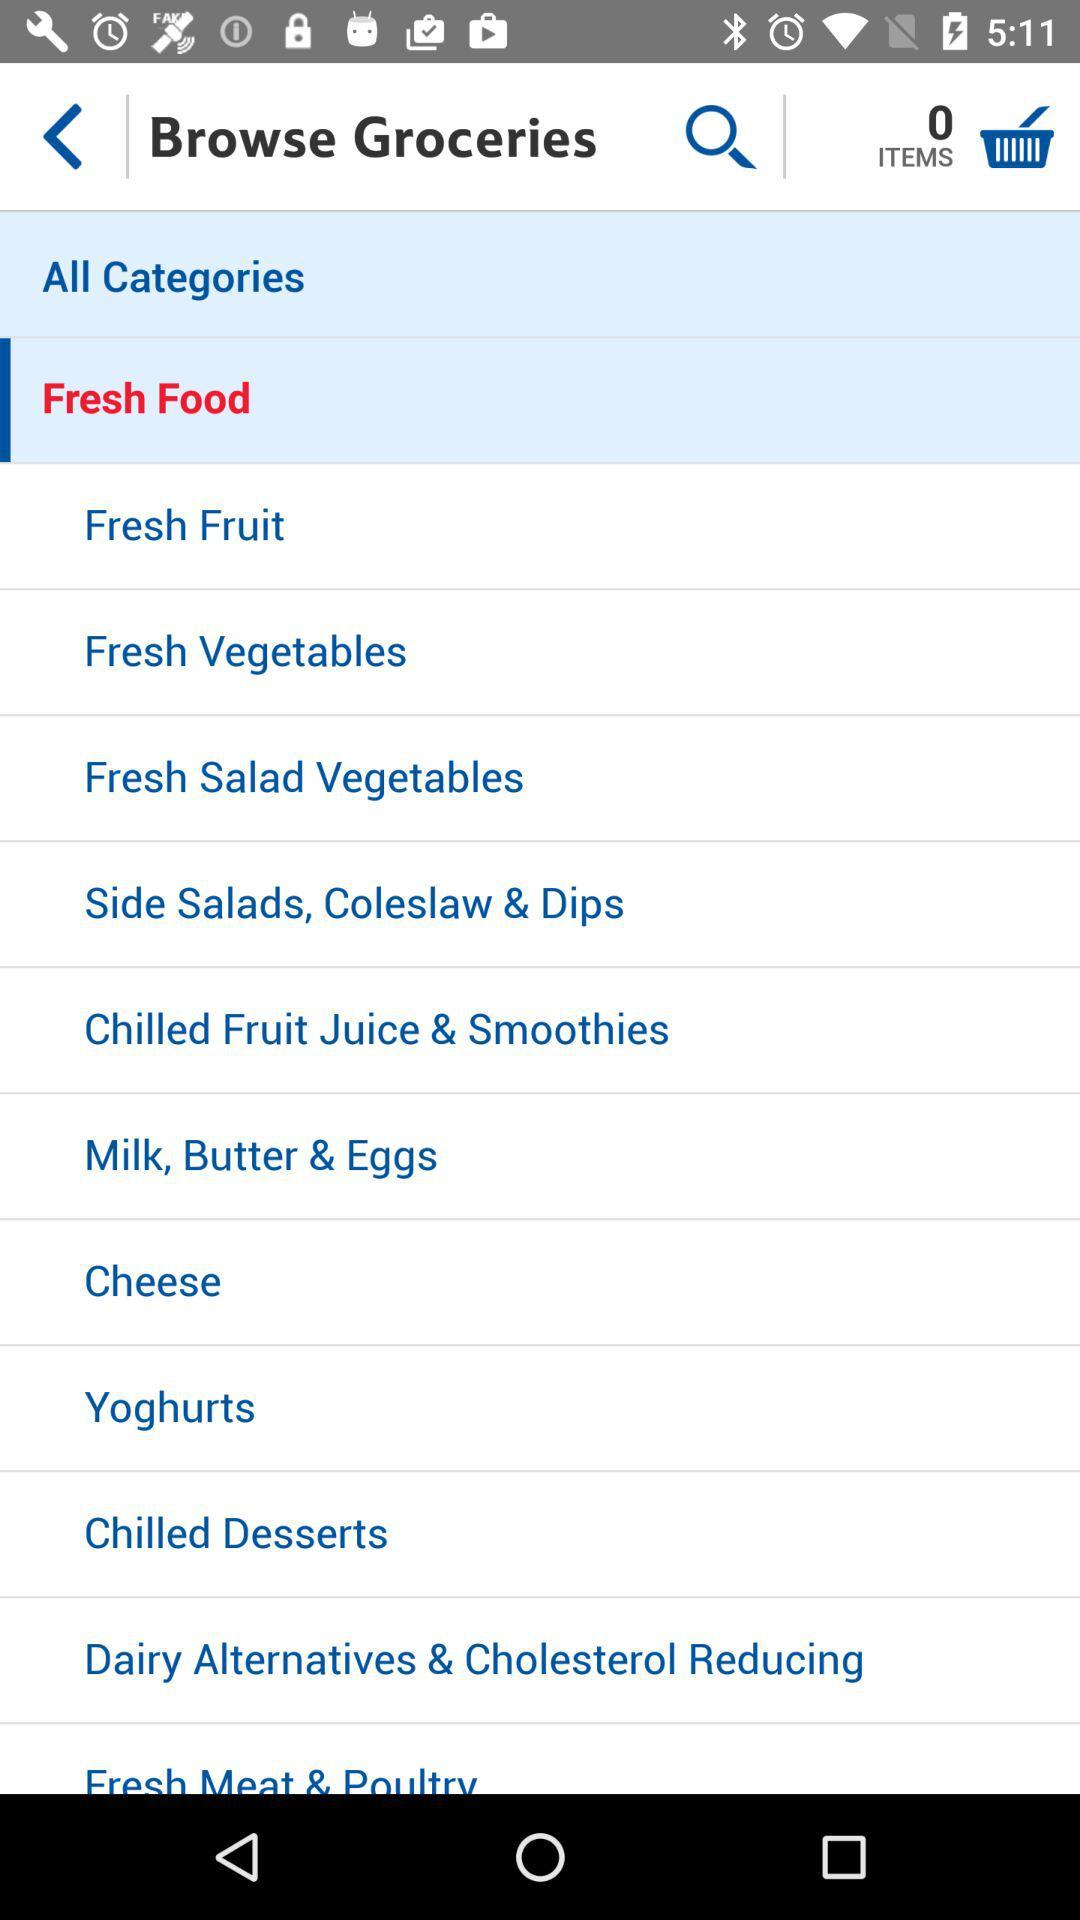 The width and height of the screenshot is (1080, 1920). Describe the element at coordinates (540, 1283) in the screenshot. I see `the cheese item` at that location.